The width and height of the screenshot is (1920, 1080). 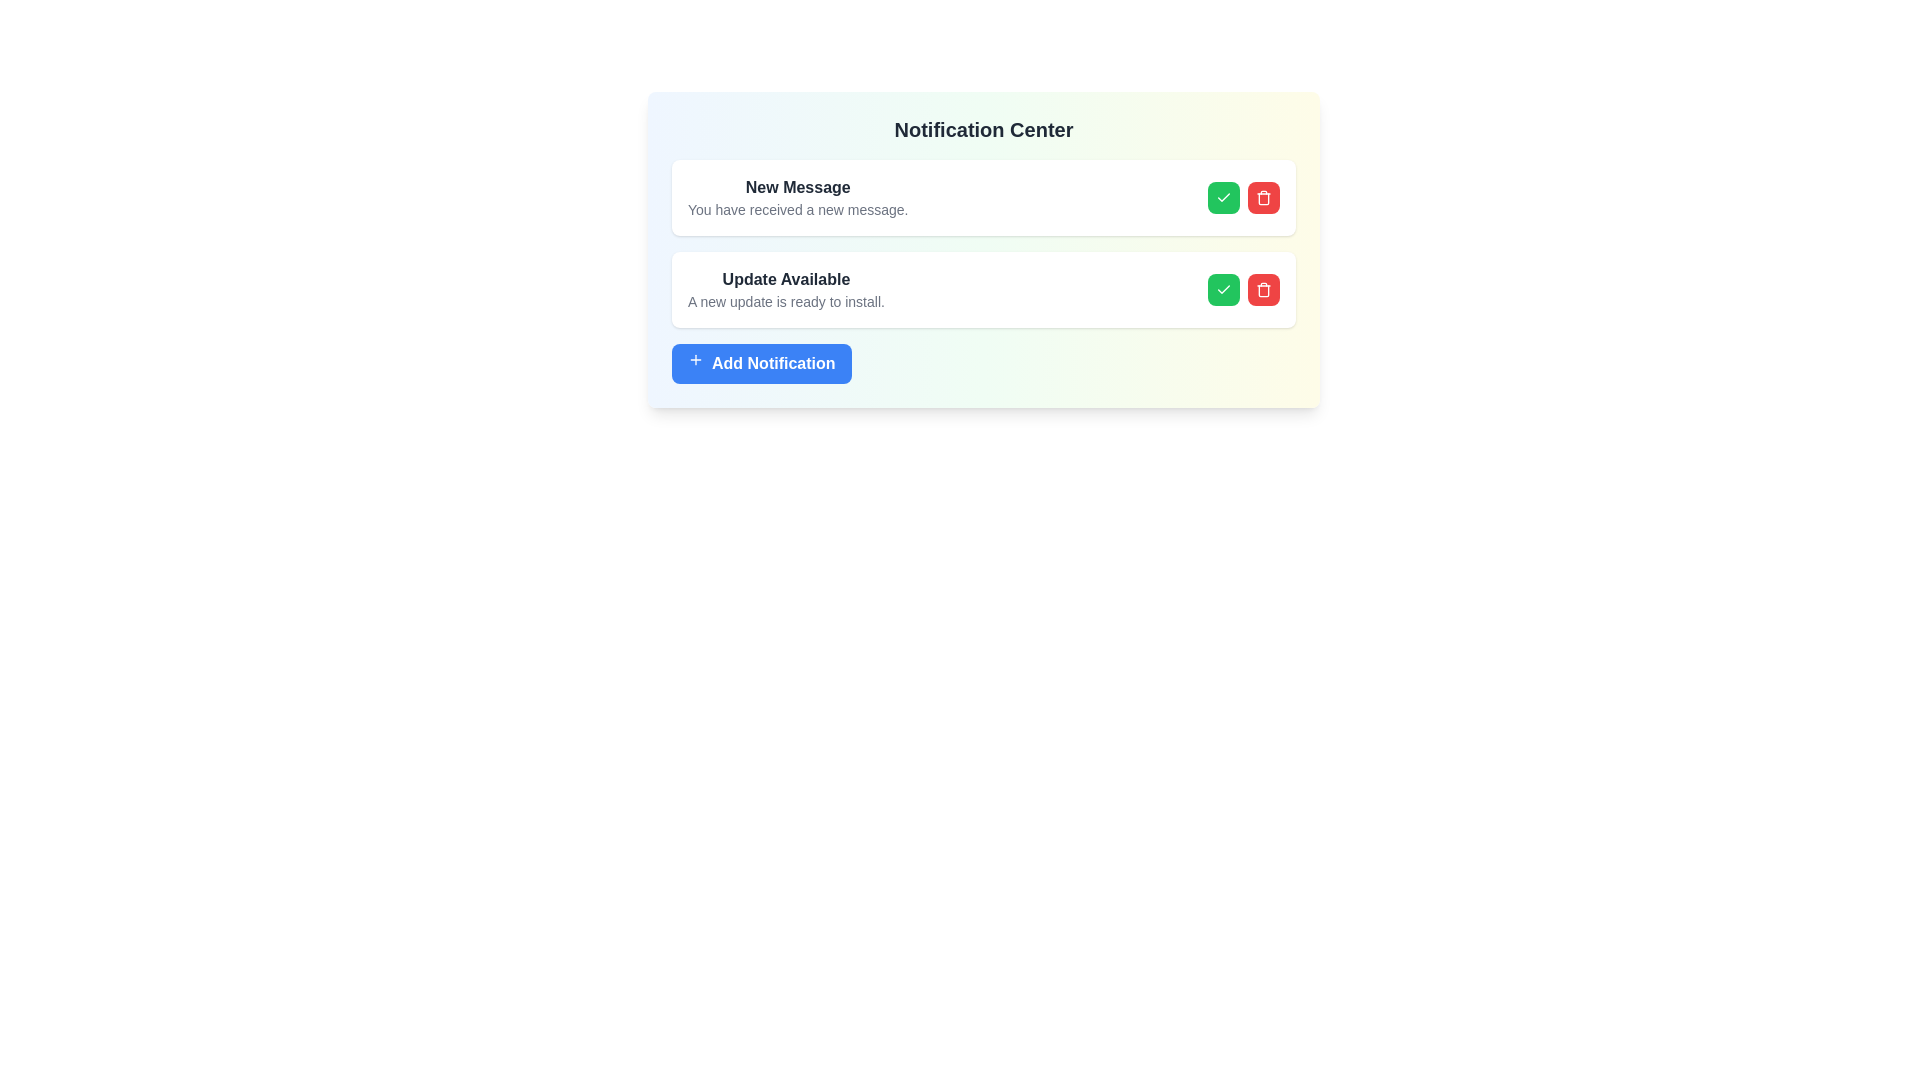 What do you see at coordinates (760, 363) in the screenshot?
I see `the button located in the lower central part of the 'Notification Center' card` at bounding box center [760, 363].